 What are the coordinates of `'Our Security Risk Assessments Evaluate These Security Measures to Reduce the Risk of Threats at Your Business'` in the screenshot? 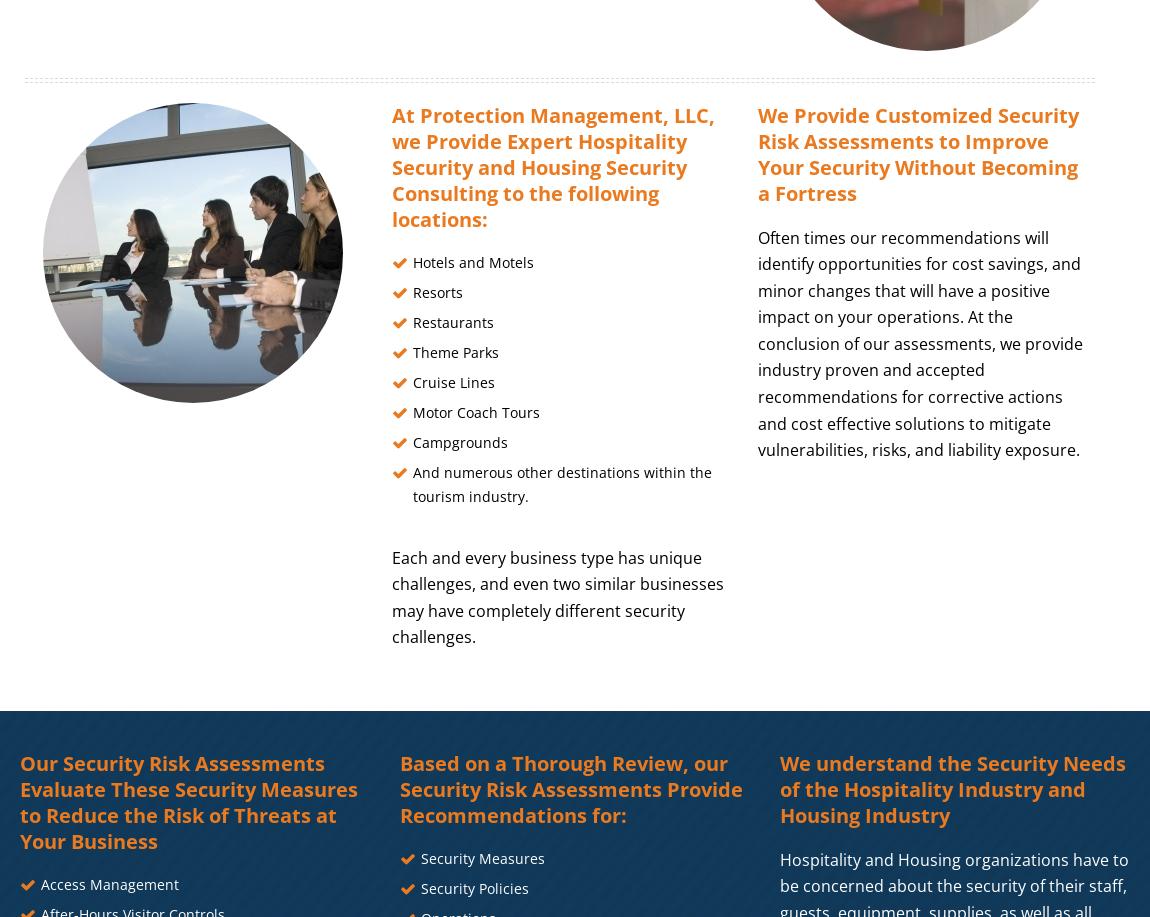 It's located at (187, 801).